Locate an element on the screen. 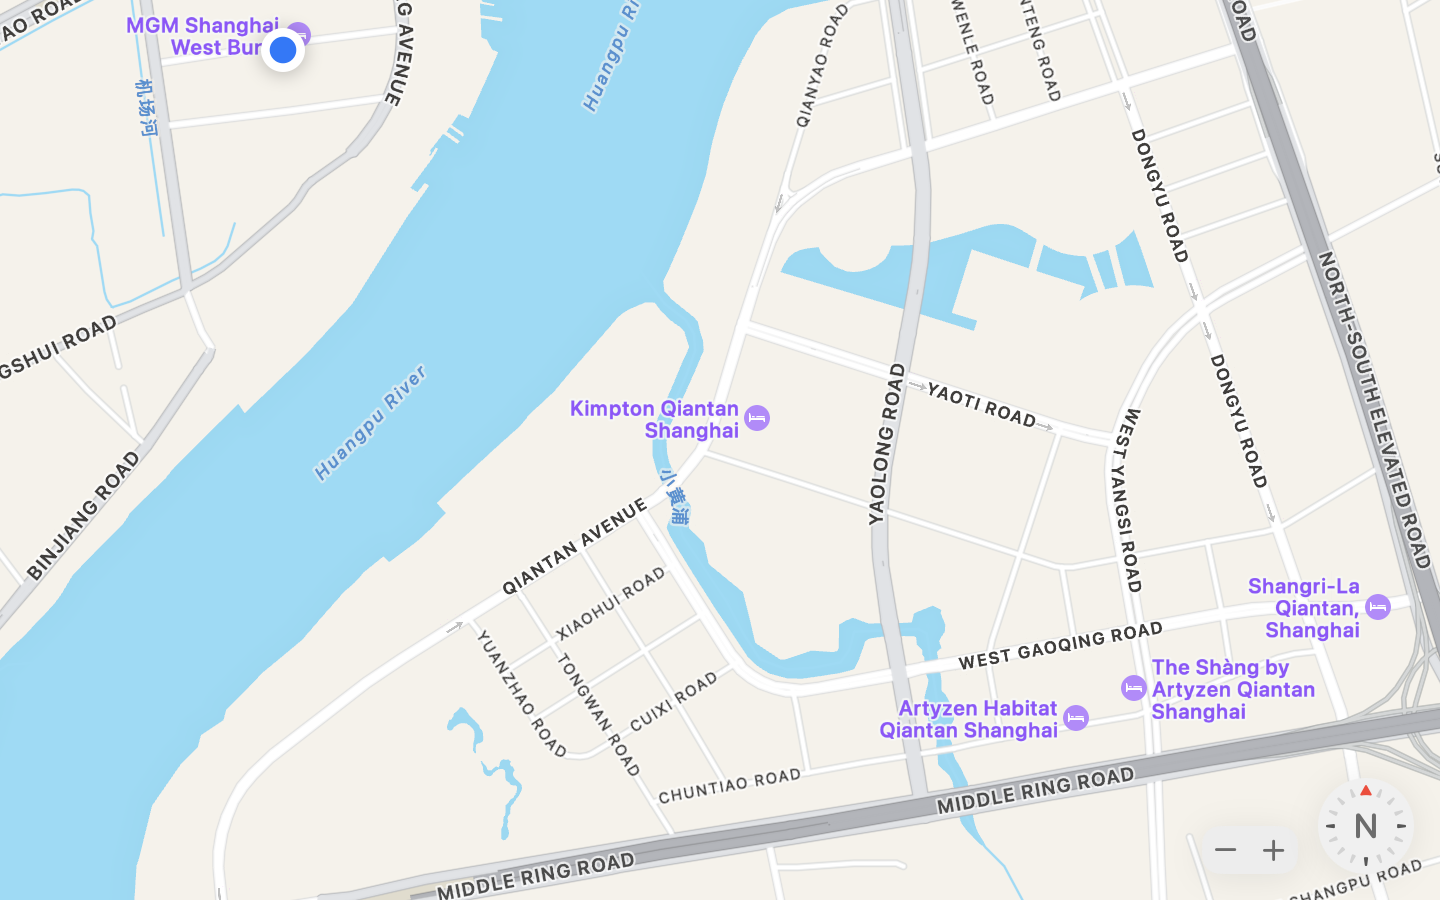 This screenshot has width=1440, height=900. 'Heading: 0 degrees North' is located at coordinates (1364, 826).